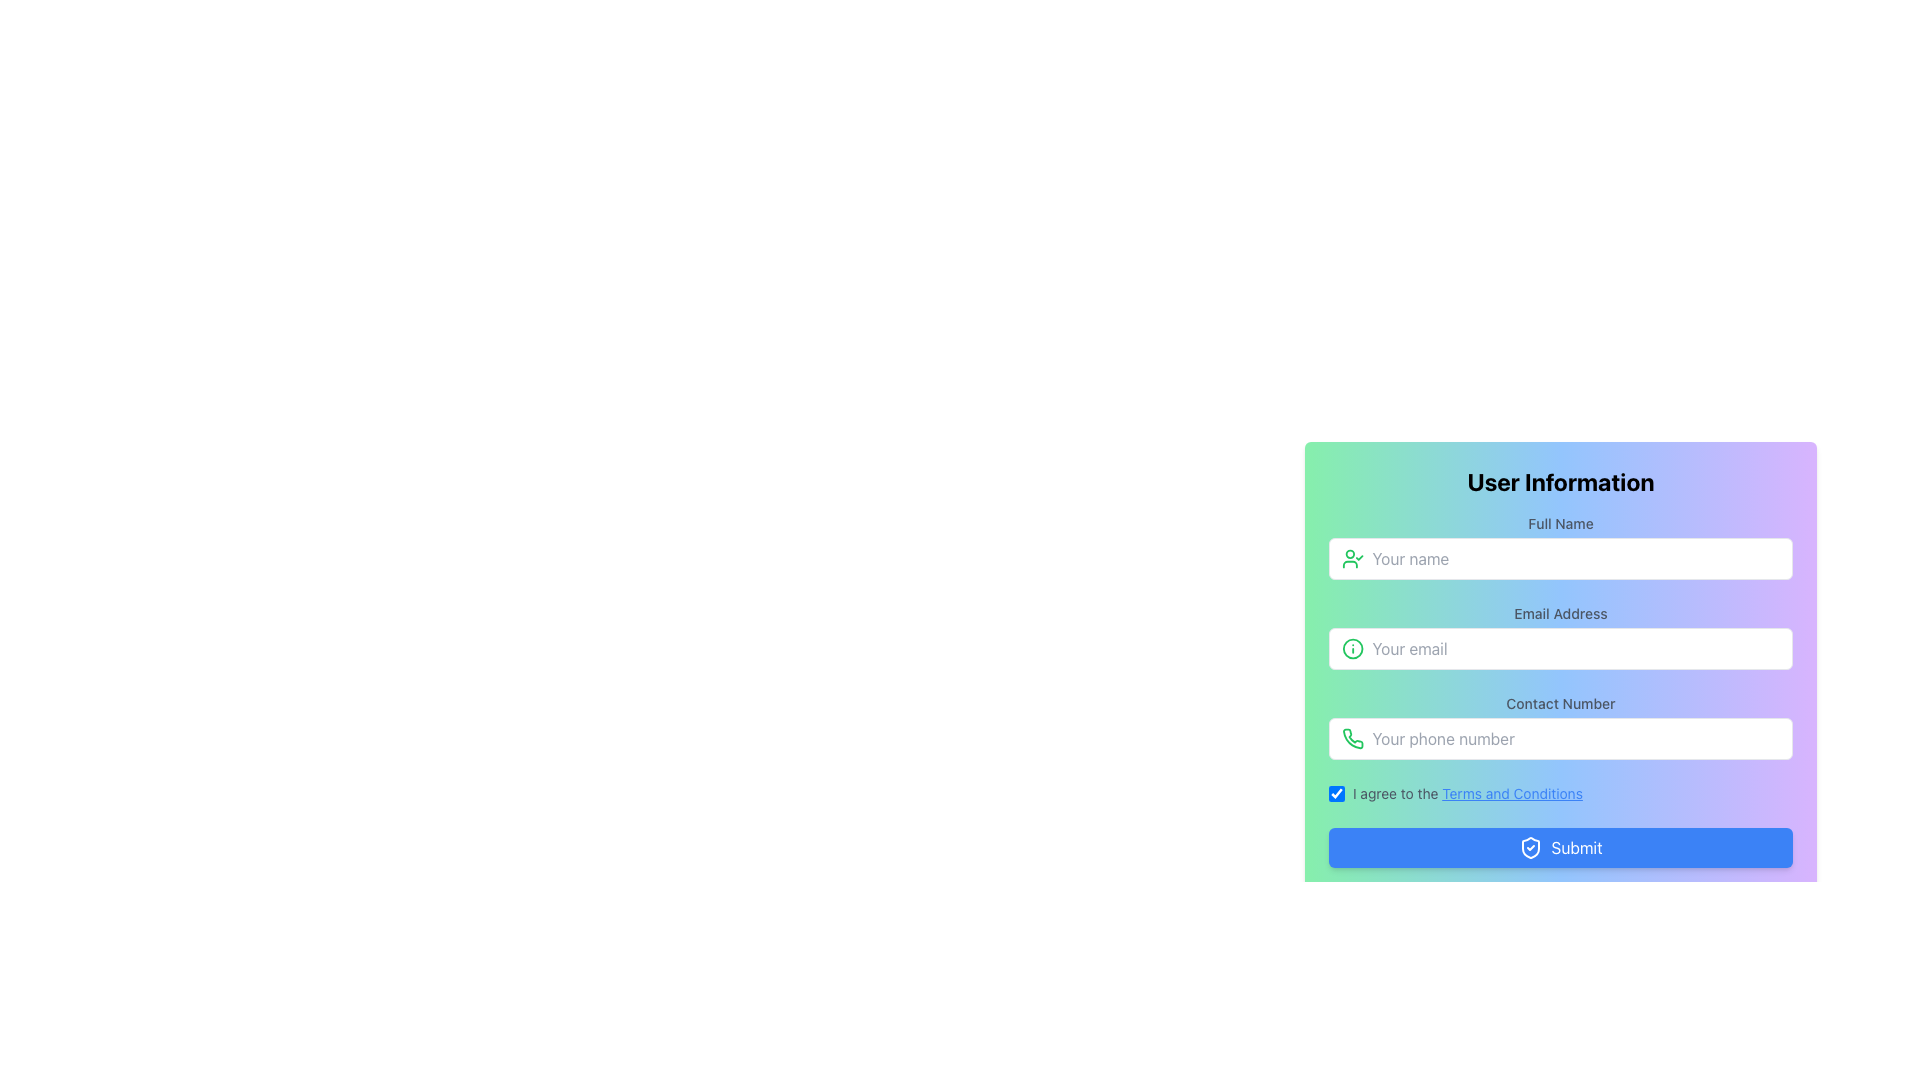  Describe the element at coordinates (1559, 482) in the screenshot. I see `the Text Label located at the top of the form layout card to focus on this section, which indicates the context of the form` at that location.